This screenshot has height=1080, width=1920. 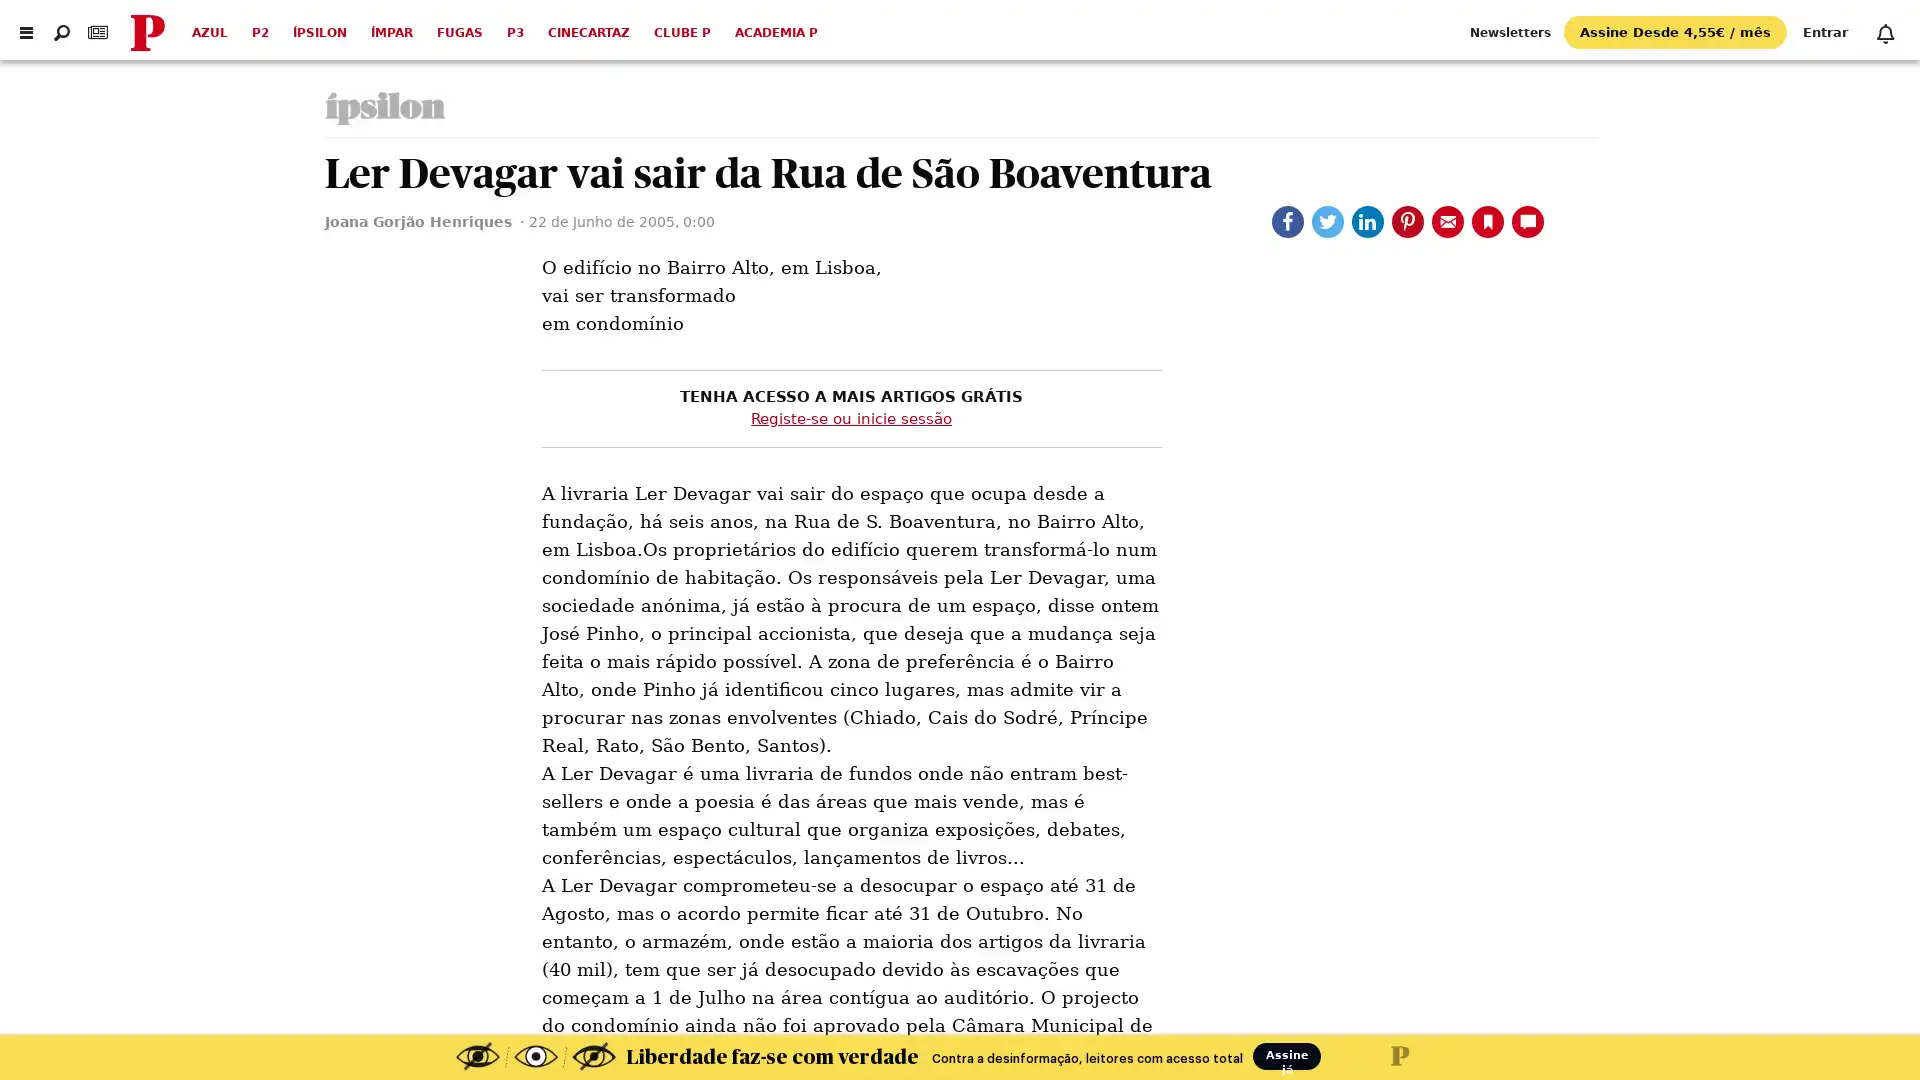 I want to click on Abrir menu, so click(x=25, y=31).